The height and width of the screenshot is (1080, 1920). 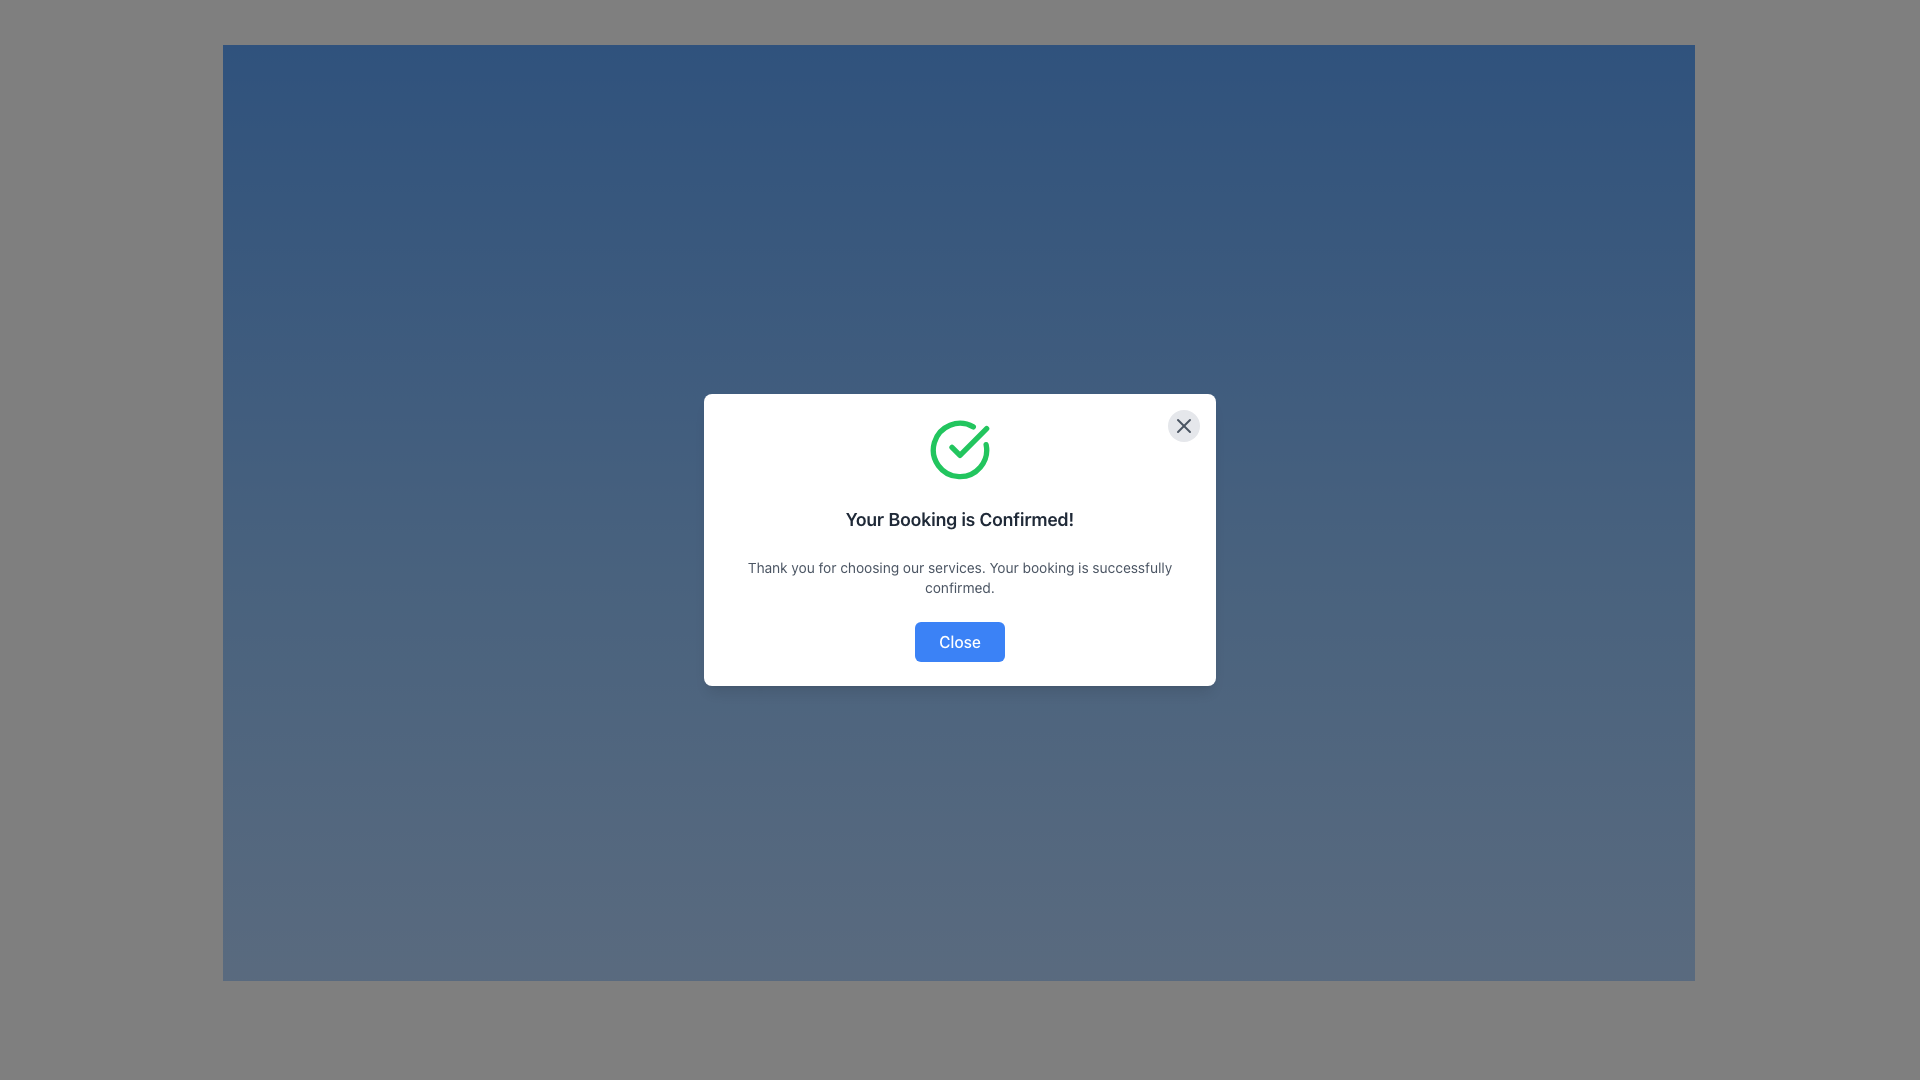 I want to click on text label displaying 'Your Booking is Confirmed!' which is positioned below a green circular check icon in a modal dialog box, so click(x=960, y=519).